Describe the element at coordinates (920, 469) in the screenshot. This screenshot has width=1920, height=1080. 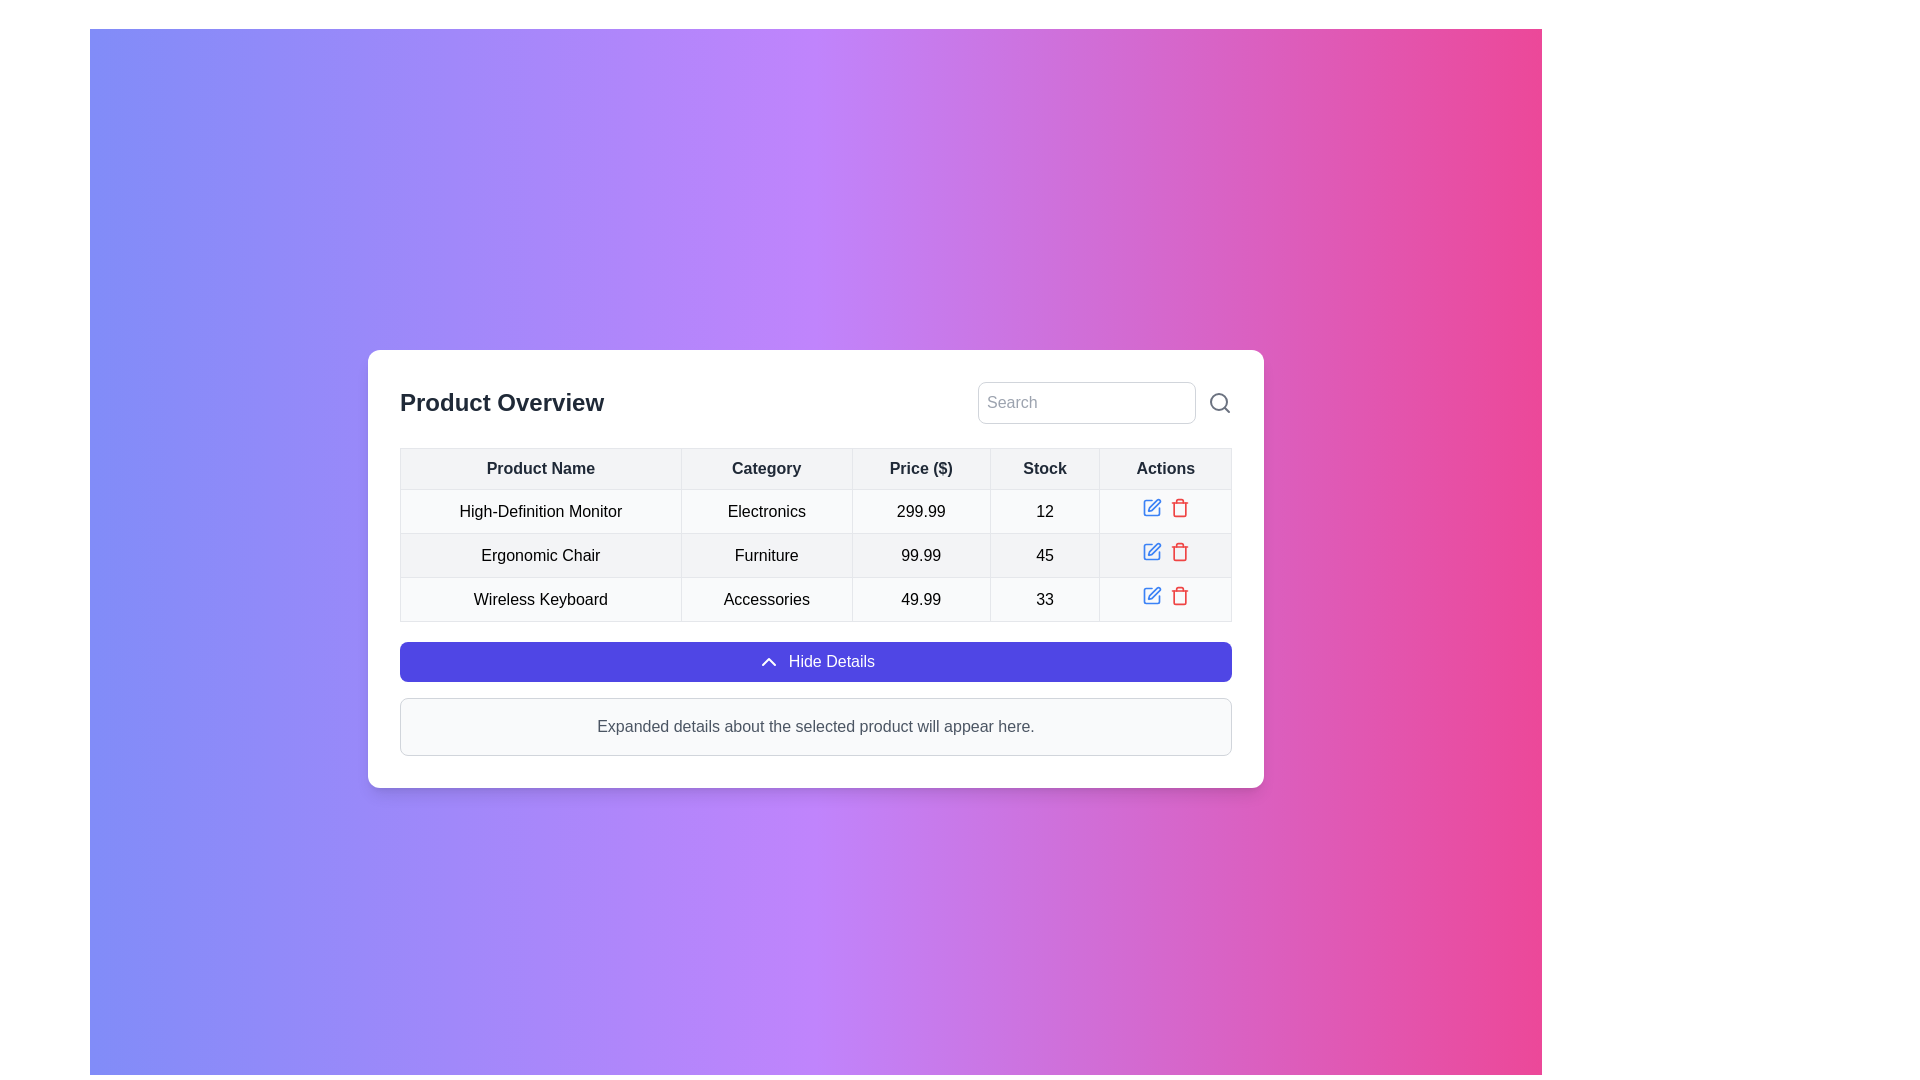
I see `the 'Price ($)' column header in the table, which is the third column positioned between 'Category' and 'Stock'` at that location.